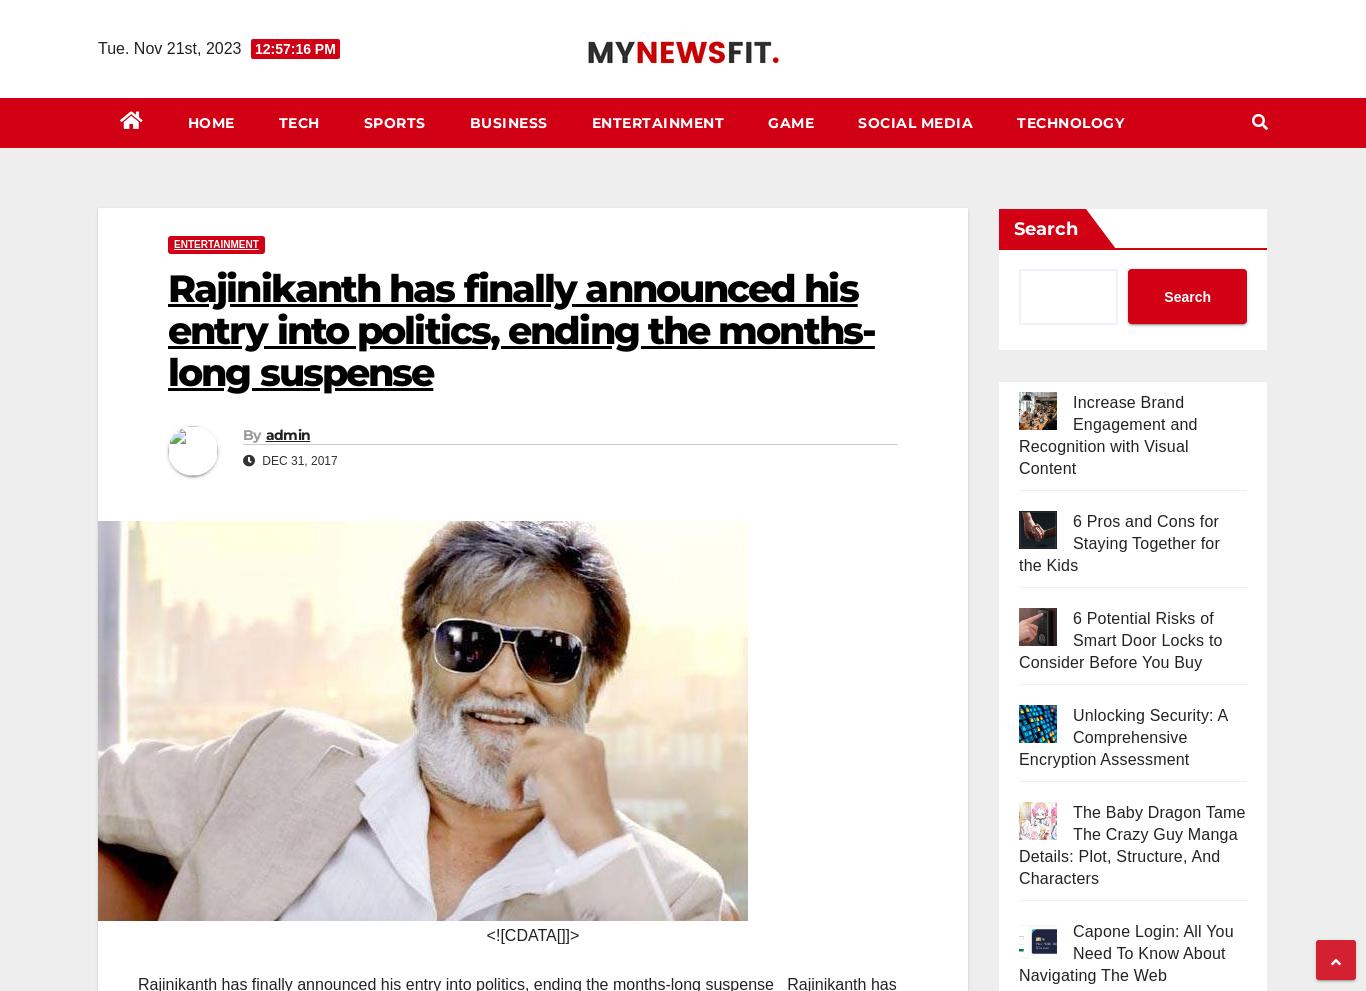  Describe the element at coordinates (508, 121) in the screenshot. I see `'Business'` at that location.